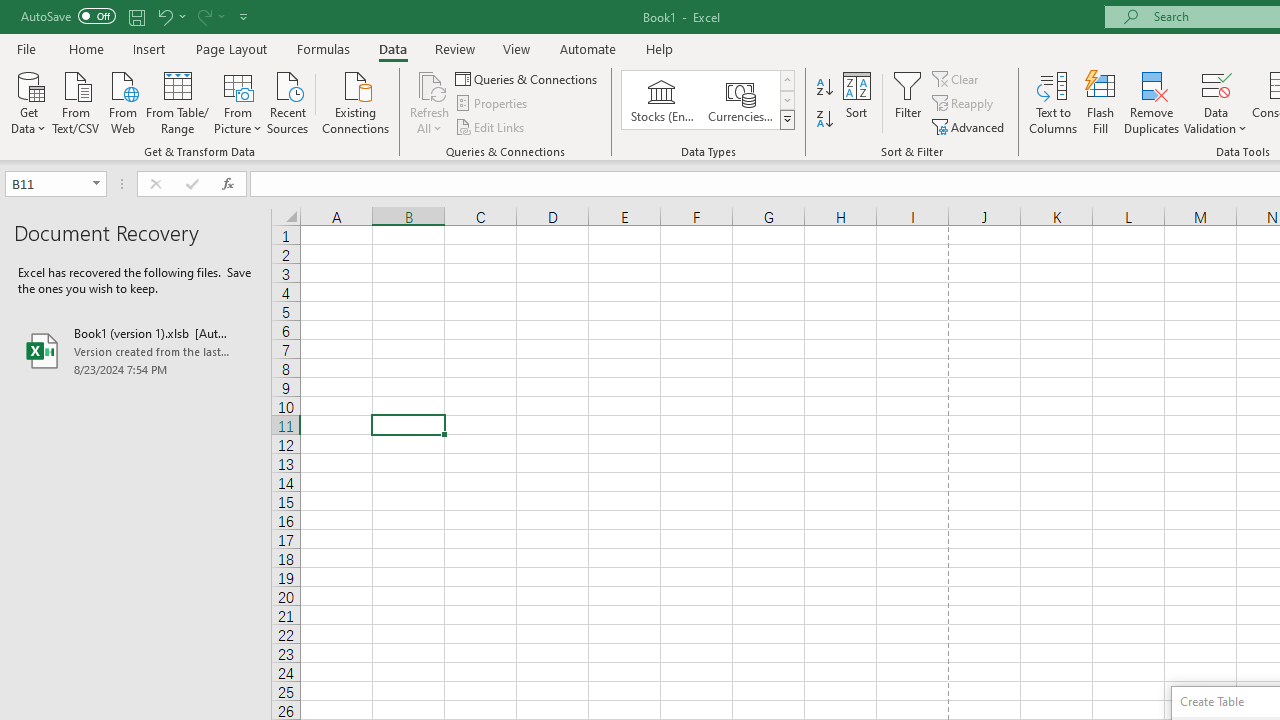  Describe the element at coordinates (786, 120) in the screenshot. I see `'Data Types'` at that location.